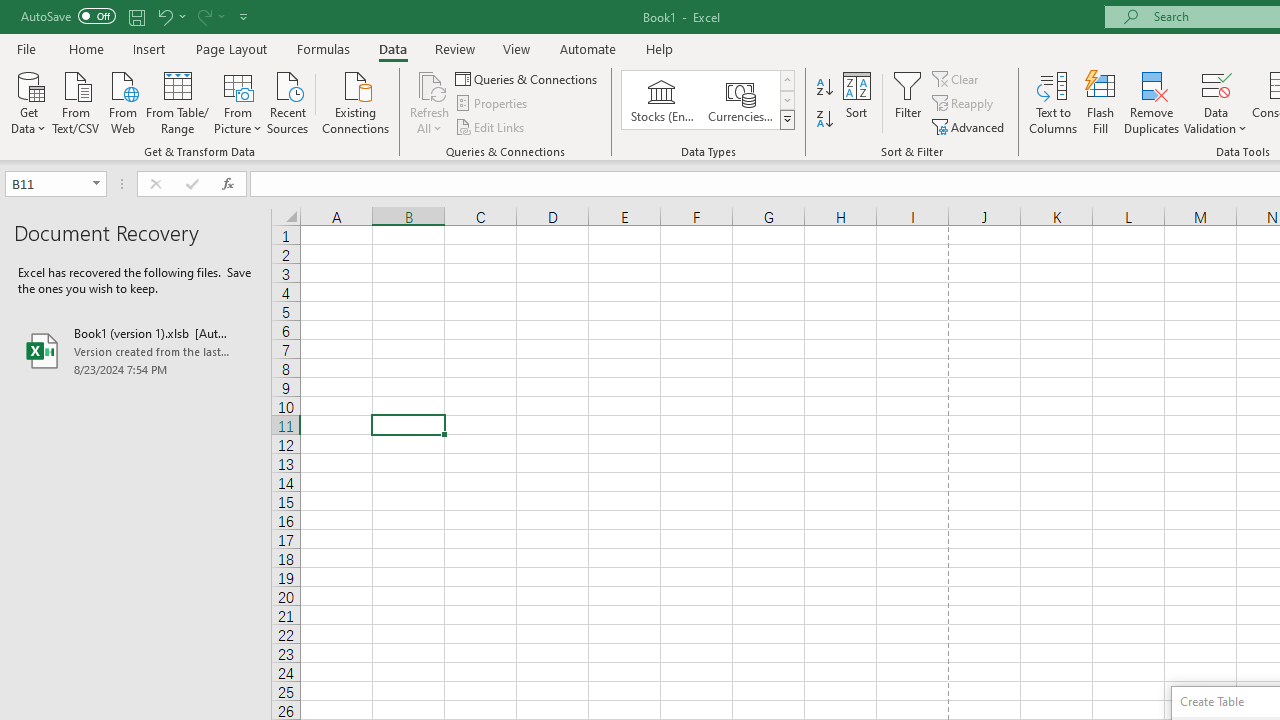  Describe the element at coordinates (786, 120) in the screenshot. I see `'Data Types'` at that location.